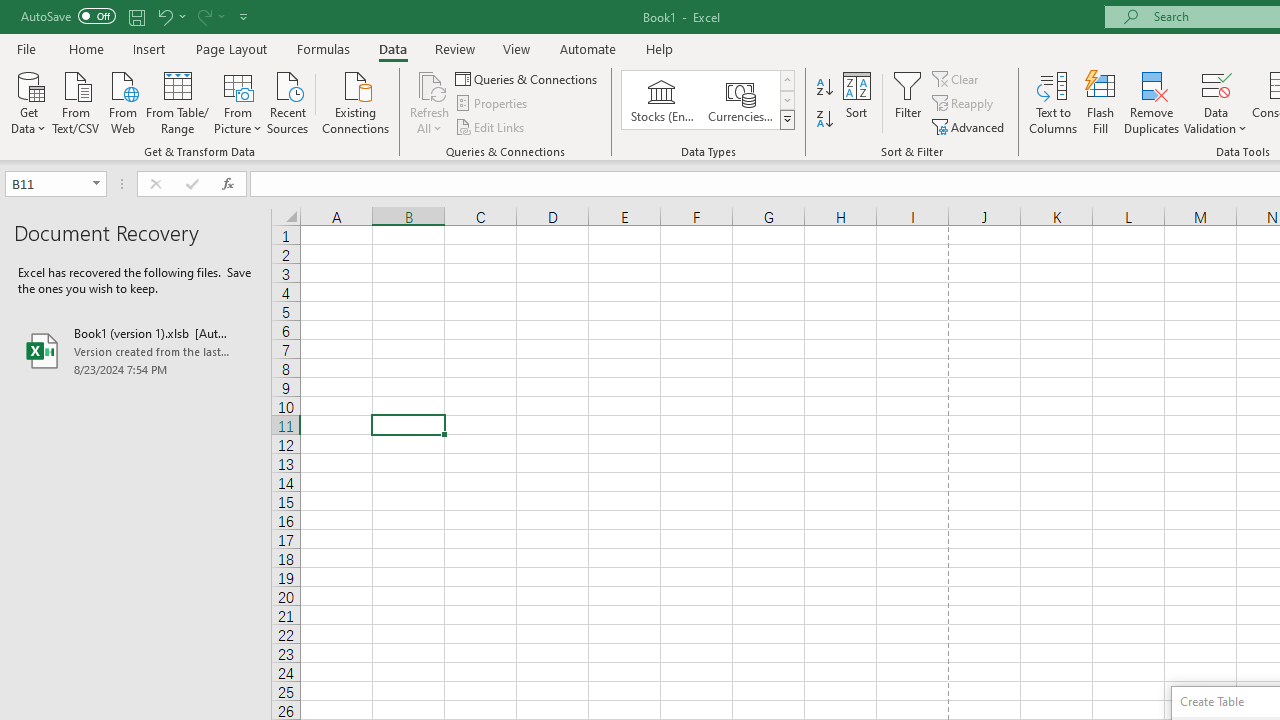  Describe the element at coordinates (786, 120) in the screenshot. I see `'Data Types'` at that location.